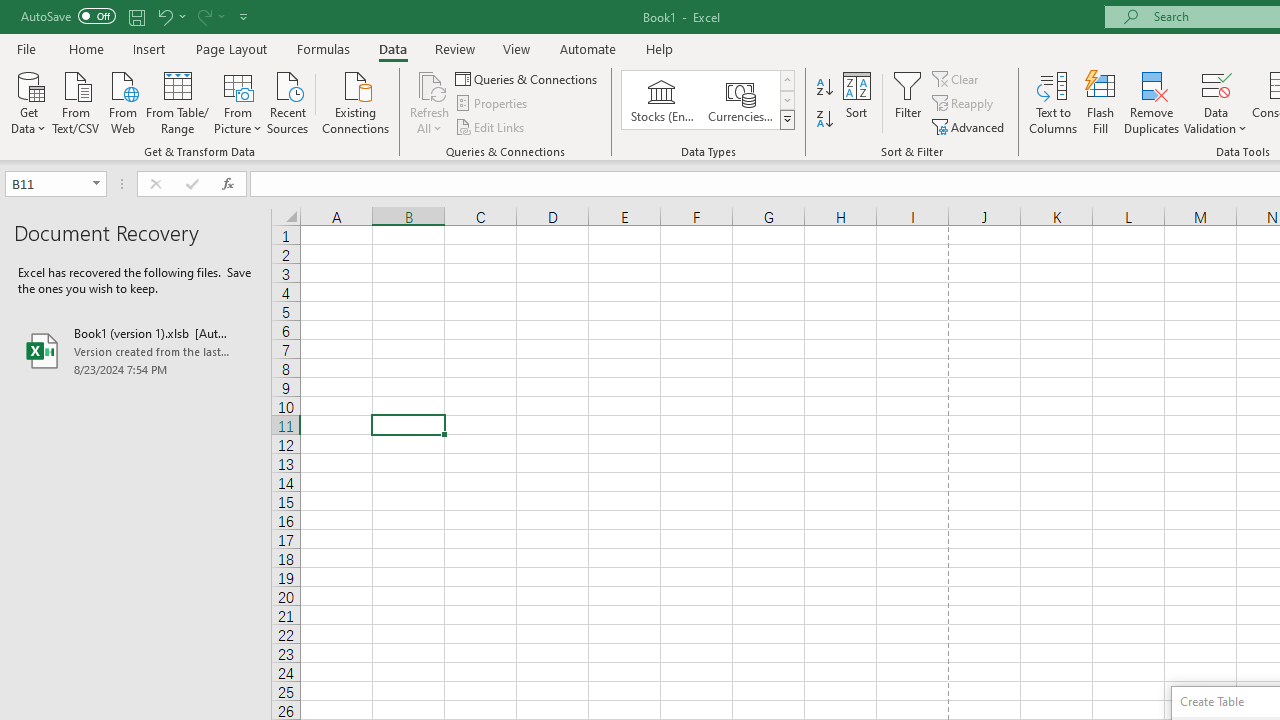  Describe the element at coordinates (786, 120) in the screenshot. I see `'Data Types'` at that location.